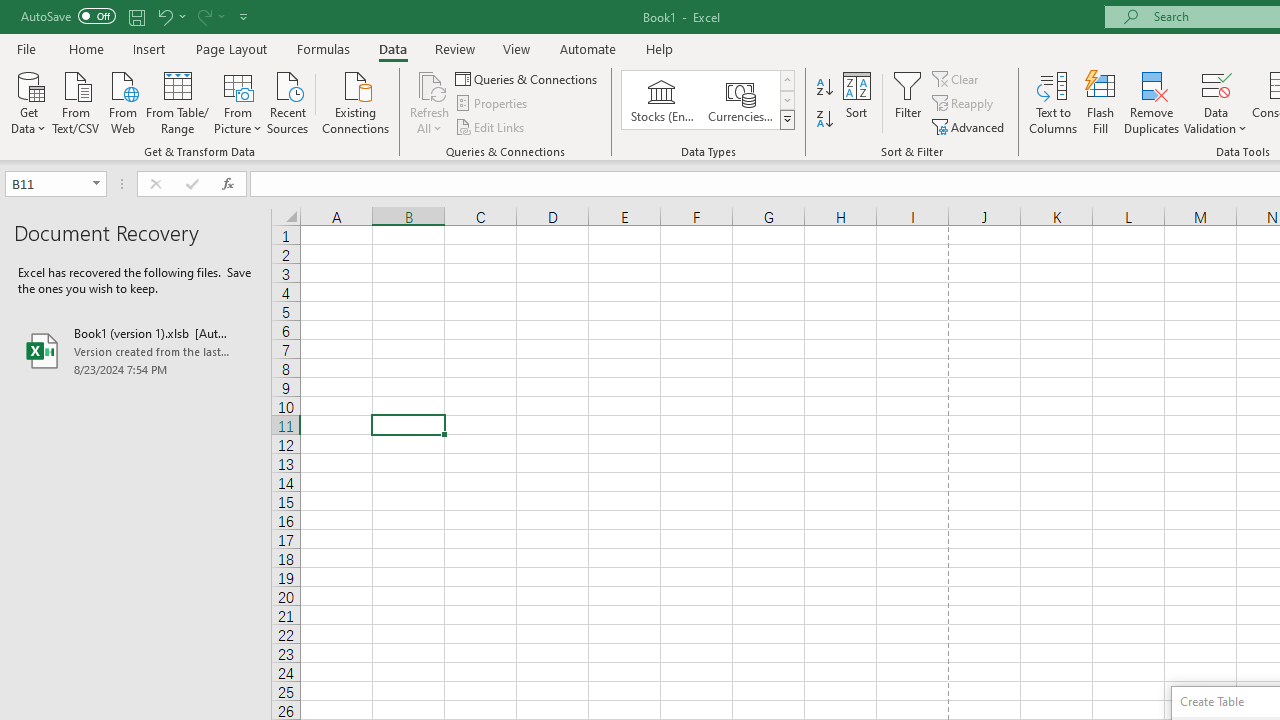  Describe the element at coordinates (786, 120) in the screenshot. I see `'Data Types'` at that location.